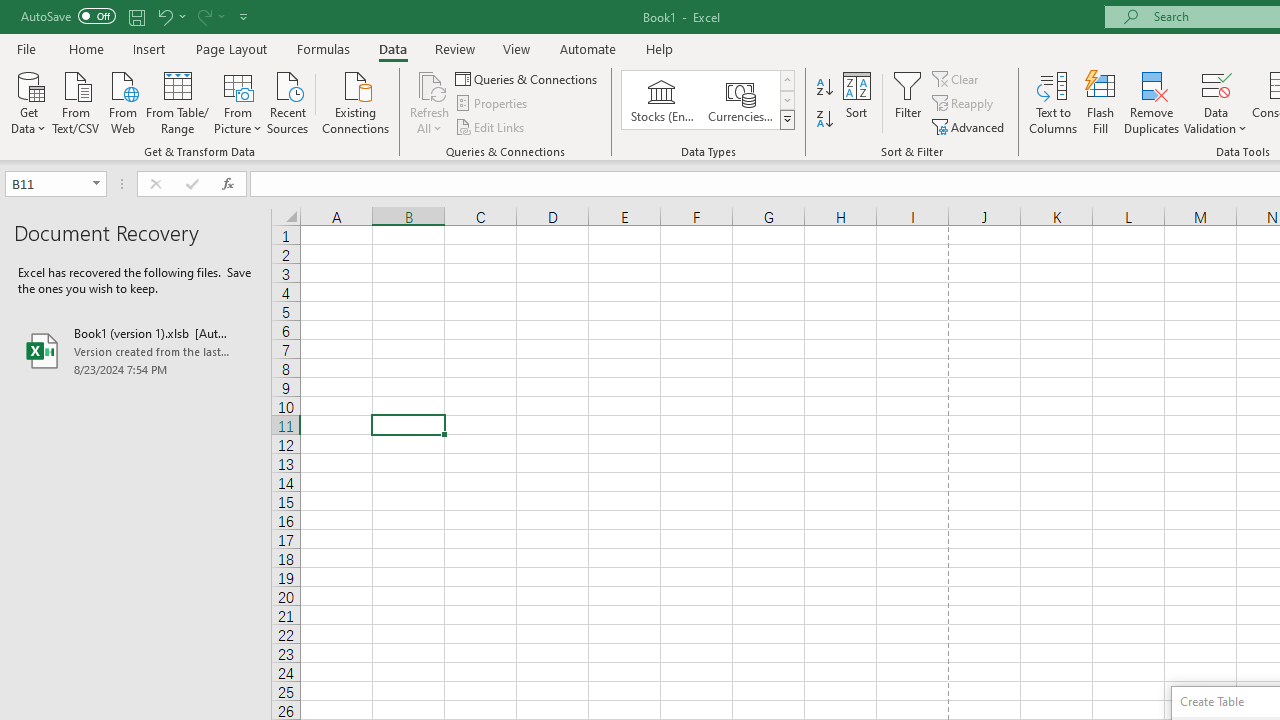  Describe the element at coordinates (786, 120) in the screenshot. I see `'Data Types'` at that location.